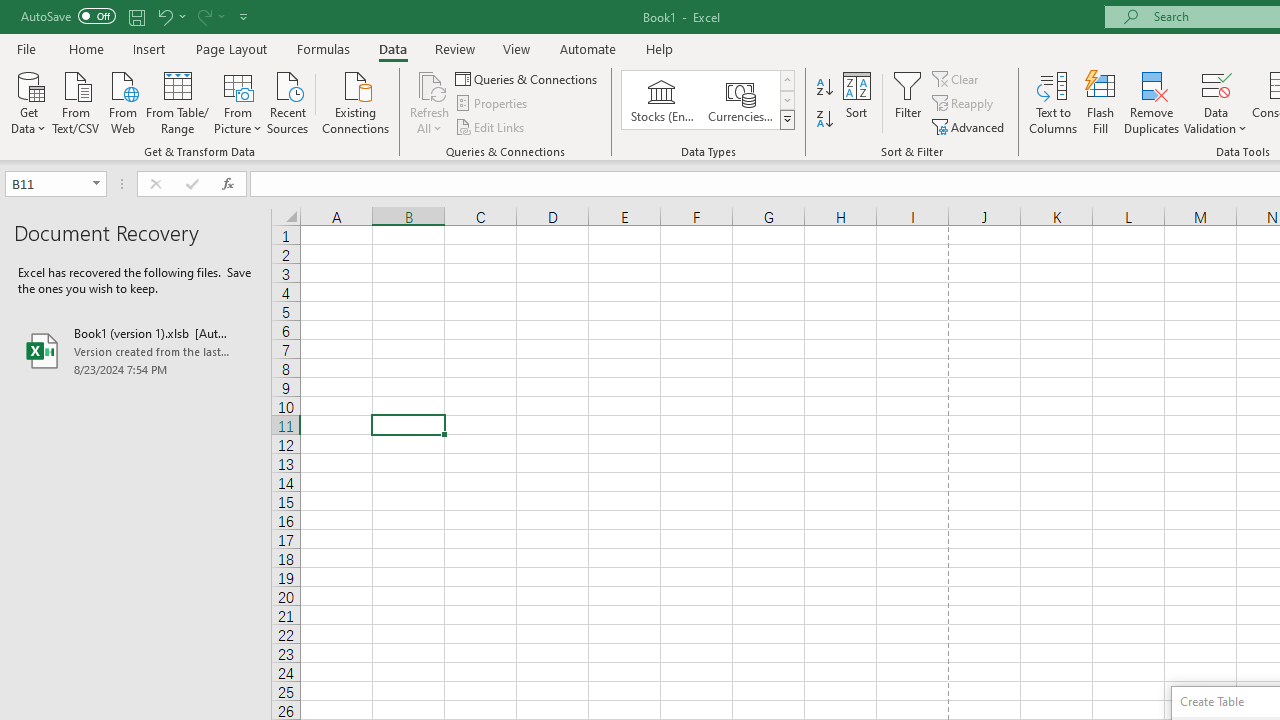  Describe the element at coordinates (786, 120) in the screenshot. I see `'Data Types'` at that location.